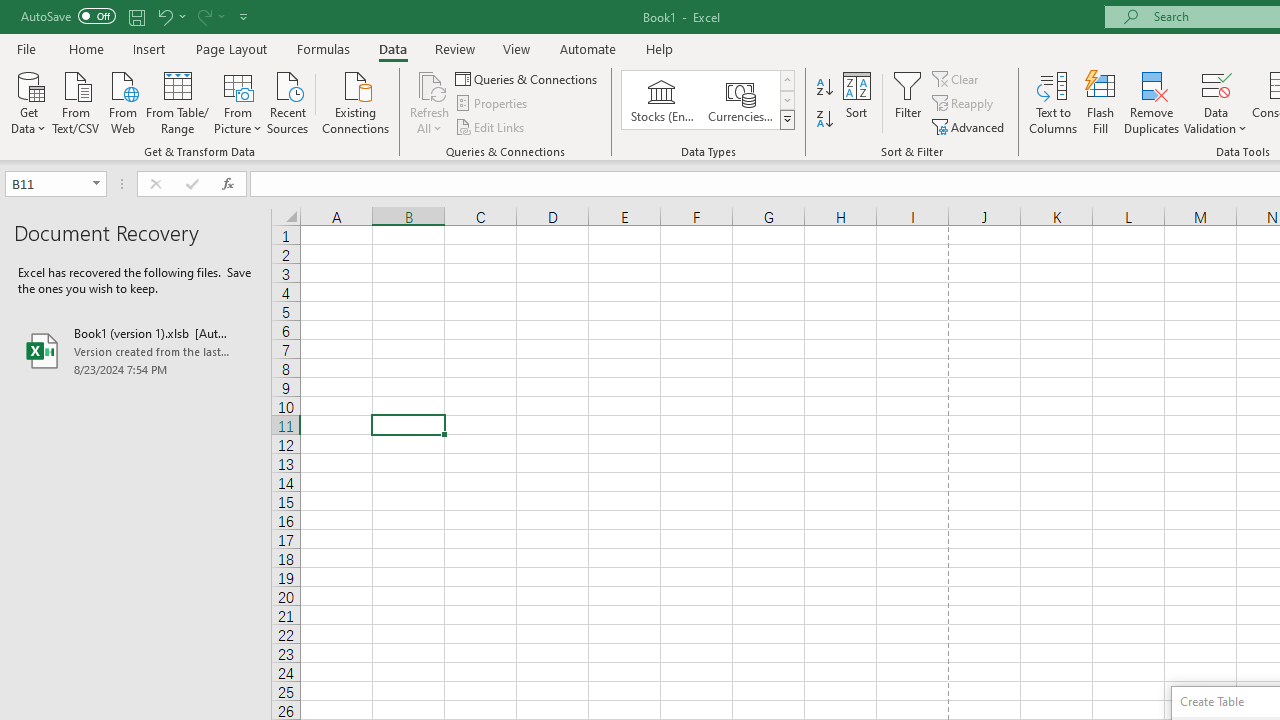  Describe the element at coordinates (786, 120) in the screenshot. I see `'Data Types'` at that location.